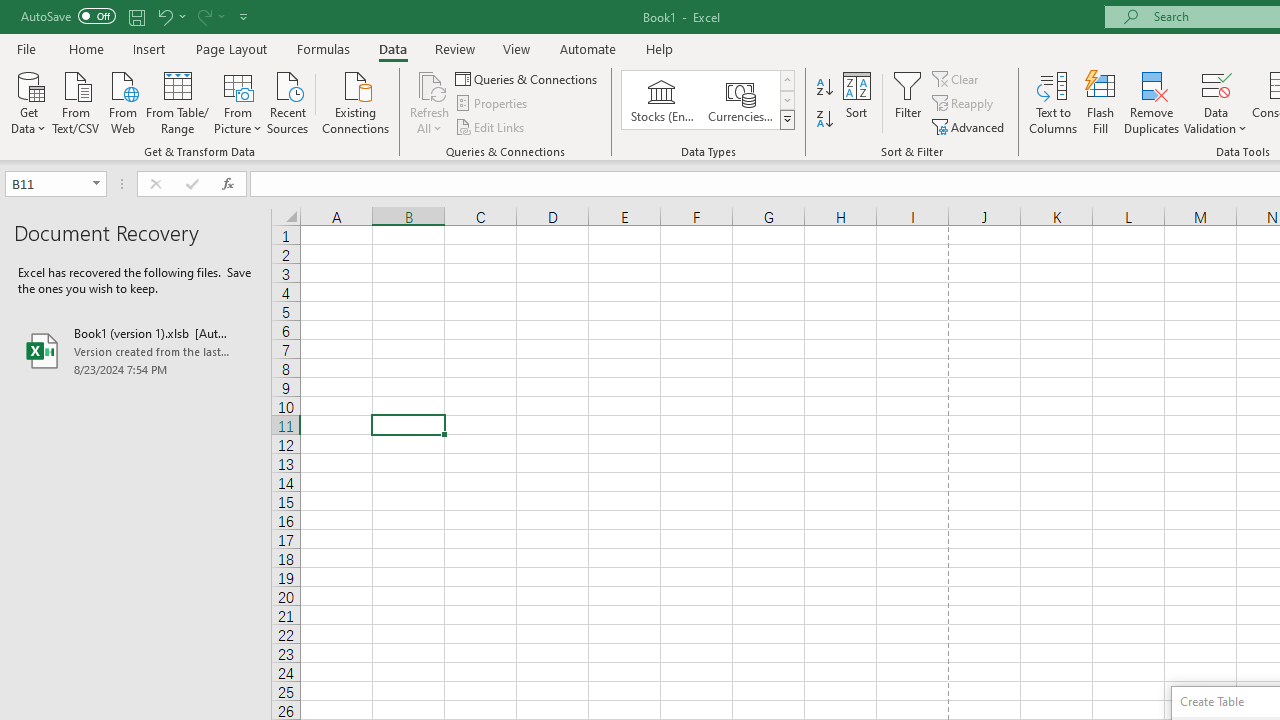  Describe the element at coordinates (786, 120) in the screenshot. I see `'Data Types'` at that location.